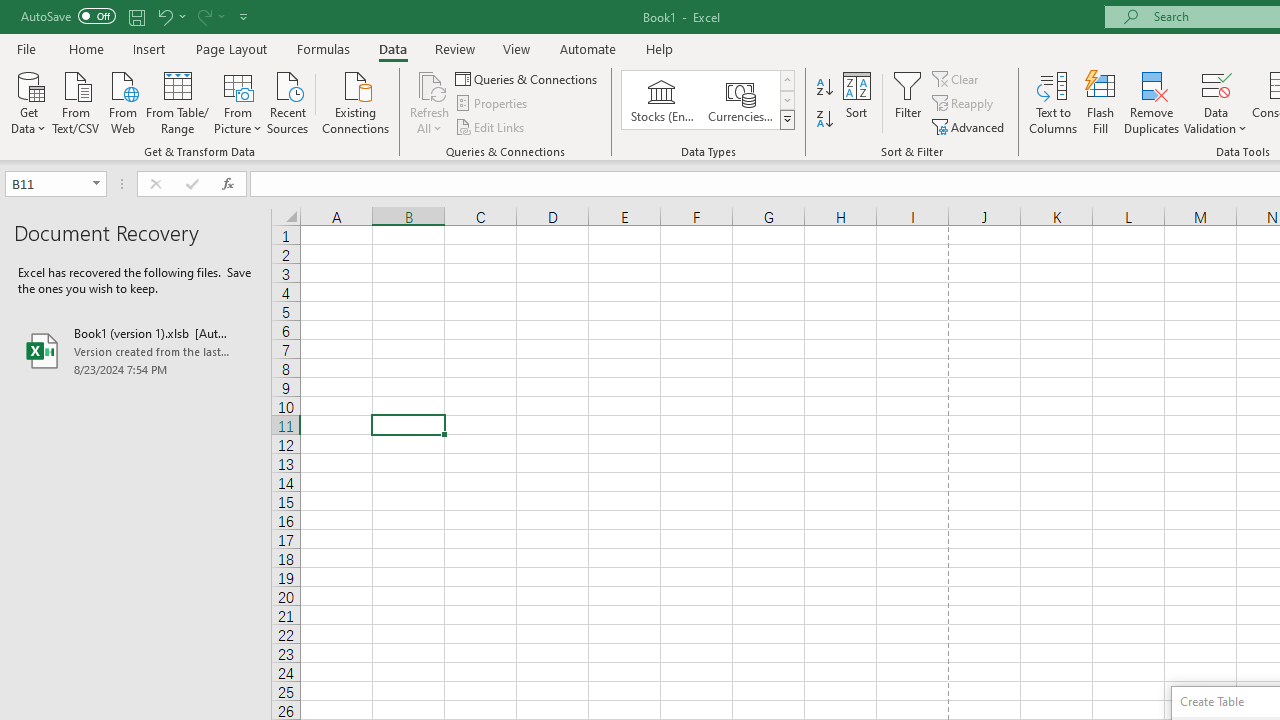  Describe the element at coordinates (786, 120) in the screenshot. I see `'Data Types'` at that location.